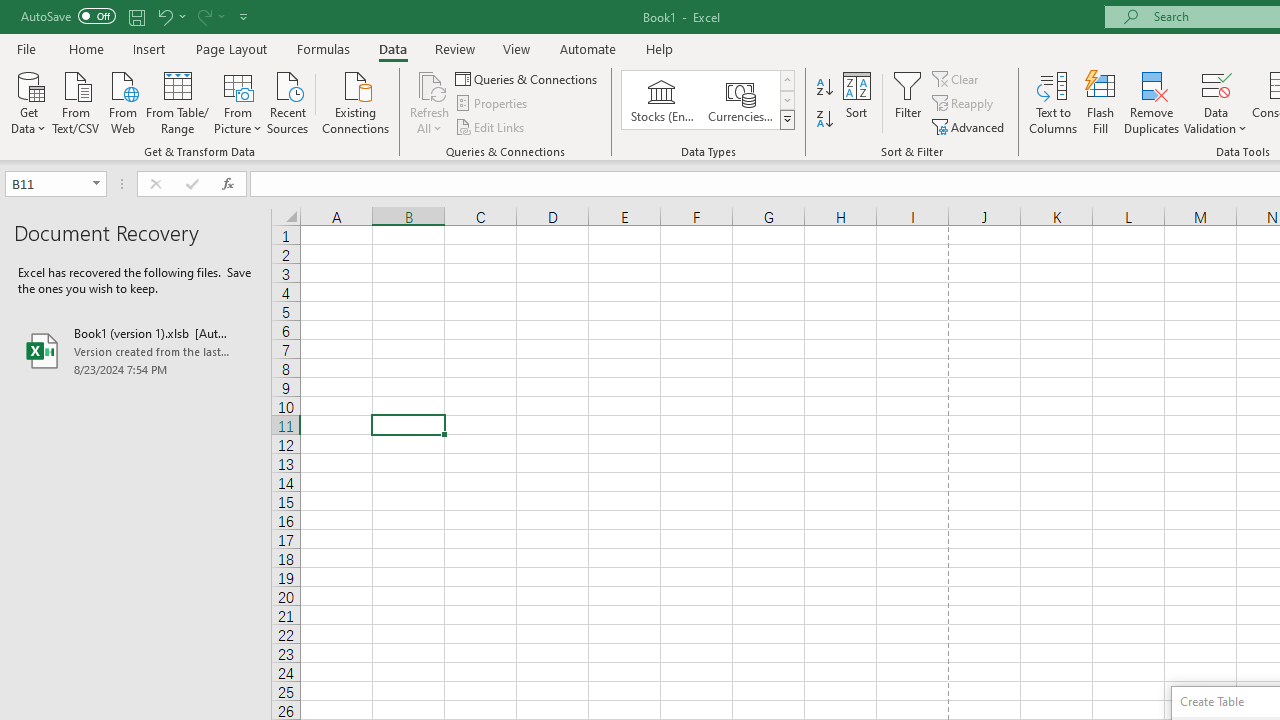  Describe the element at coordinates (786, 120) in the screenshot. I see `'Data Types'` at that location.